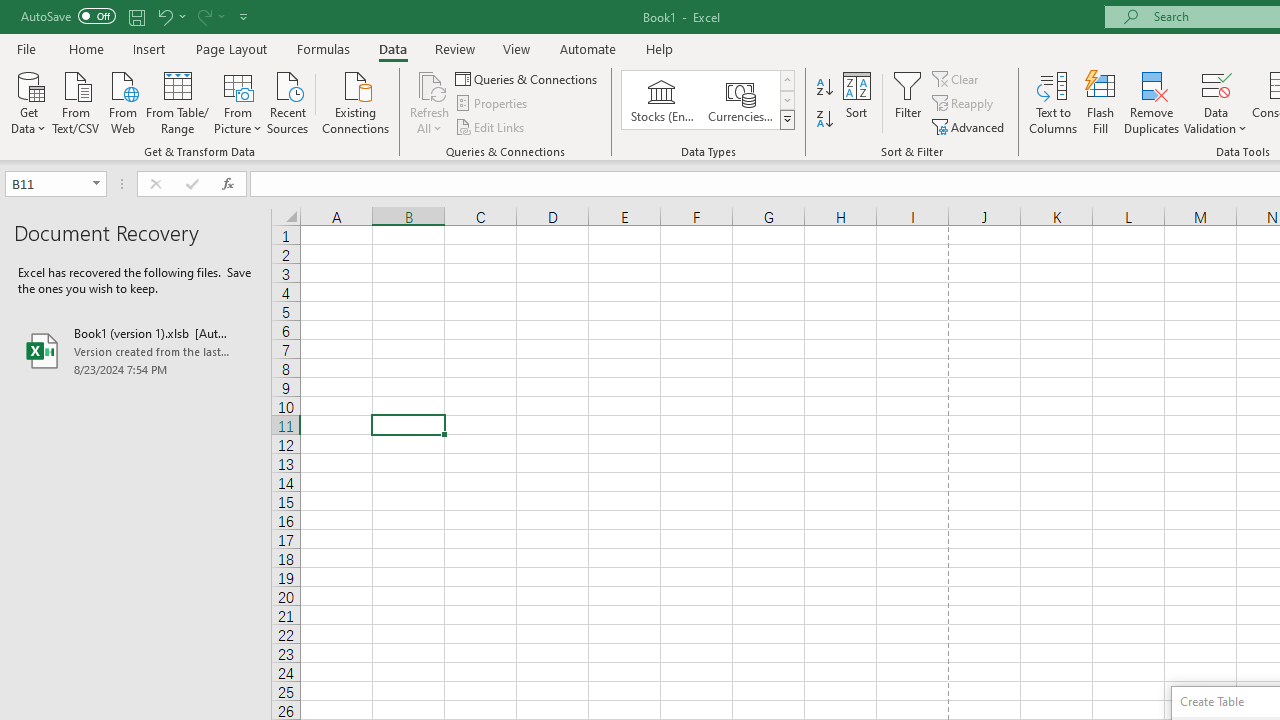  Describe the element at coordinates (786, 120) in the screenshot. I see `'Data Types'` at that location.